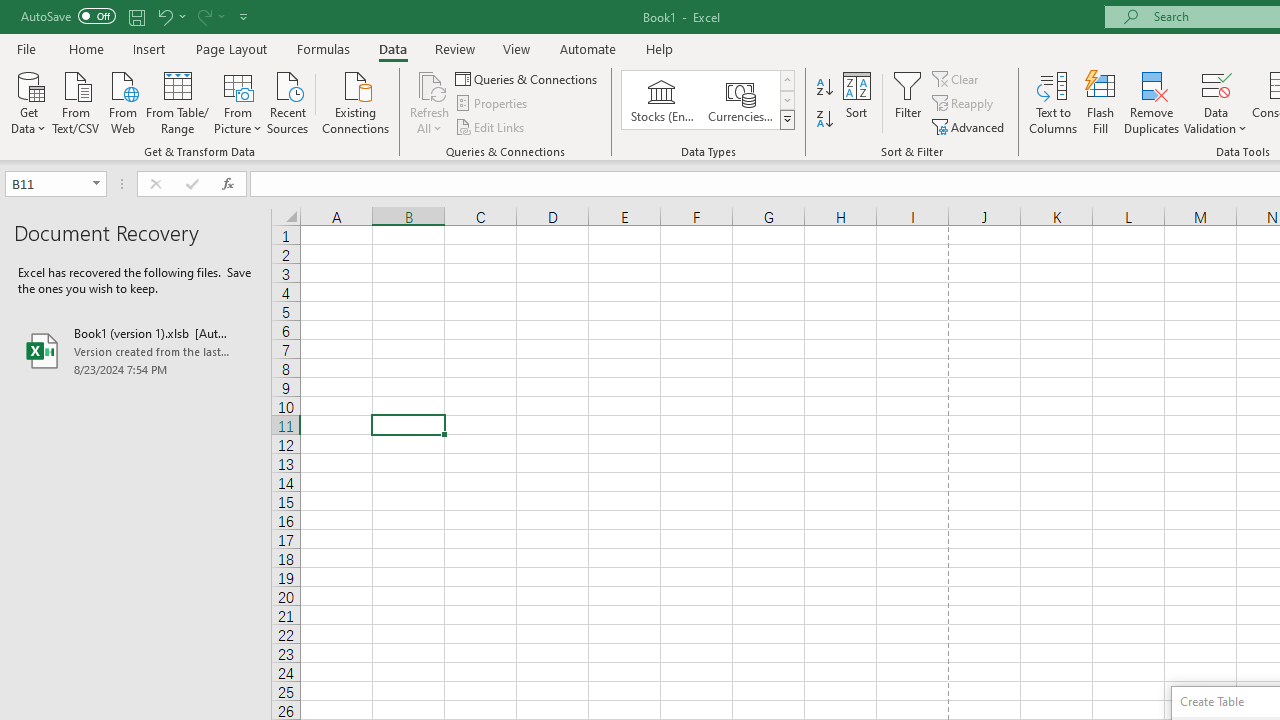  Describe the element at coordinates (786, 120) in the screenshot. I see `'Data Types'` at that location.